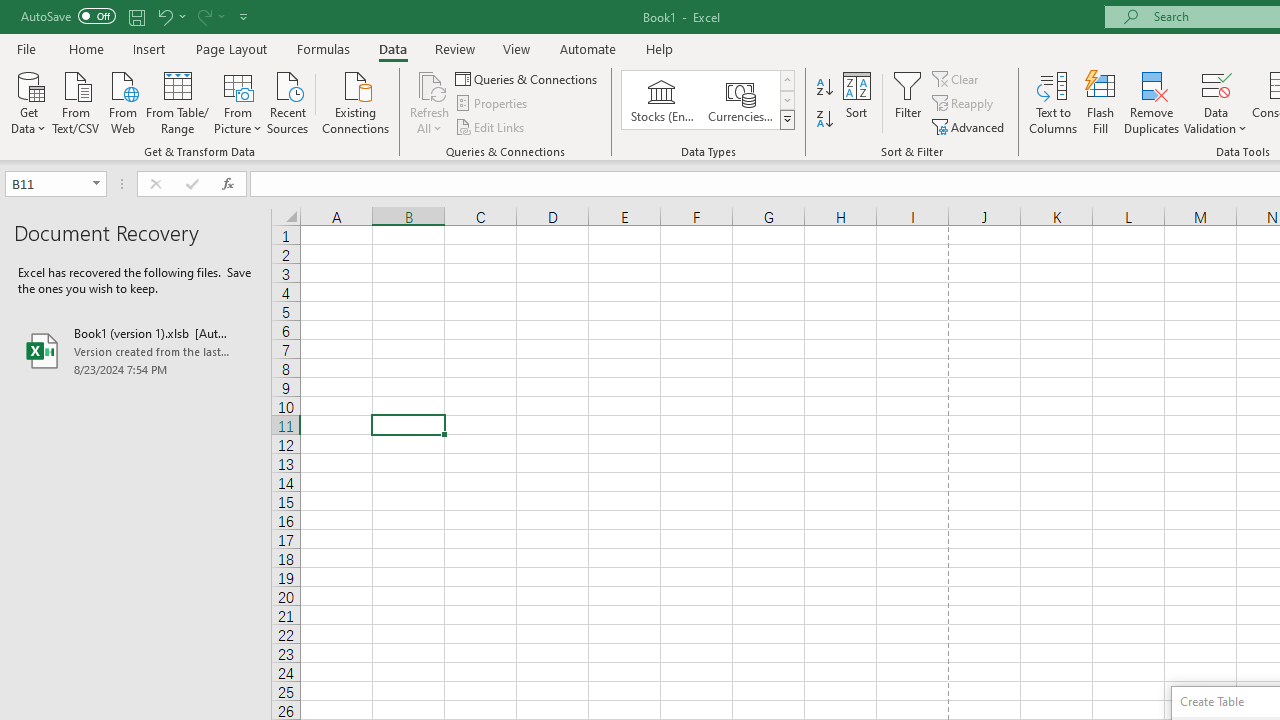  Describe the element at coordinates (786, 120) in the screenshot. I see `'Data Types'` at that location.